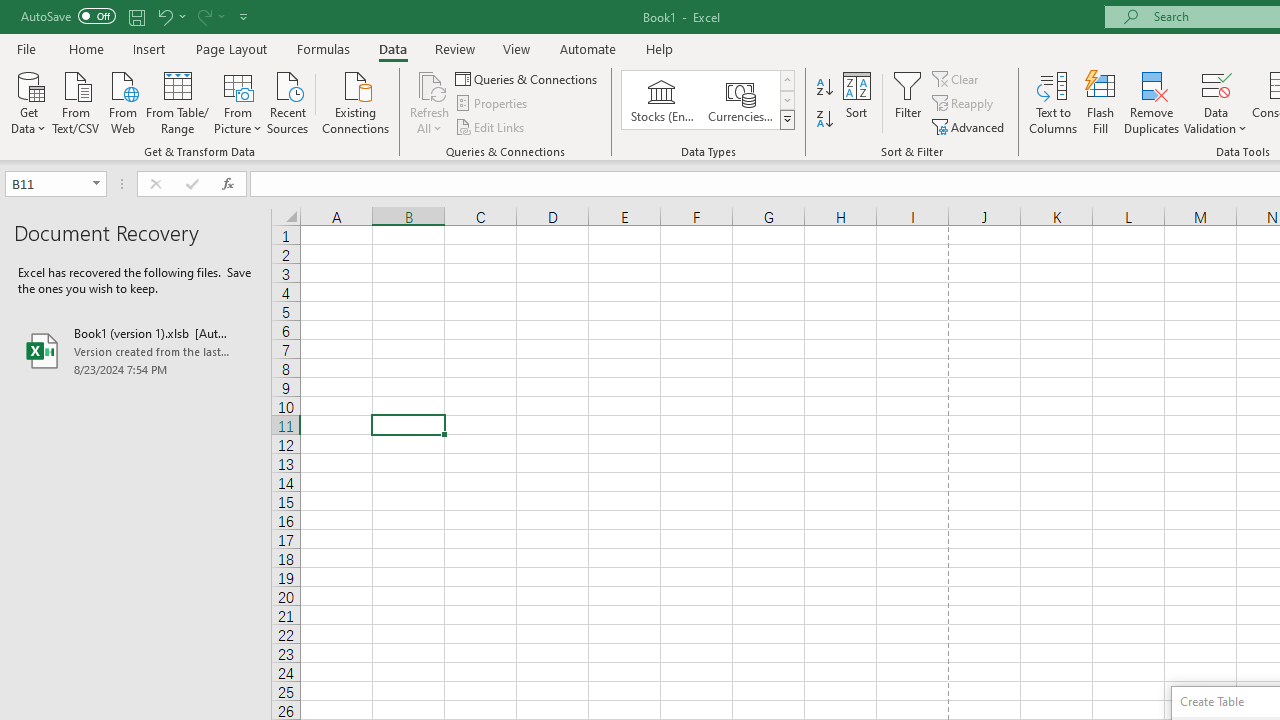  Describe the element at coordinates (786, 120) in the screenshot. I see `'Data Types'` at that location.